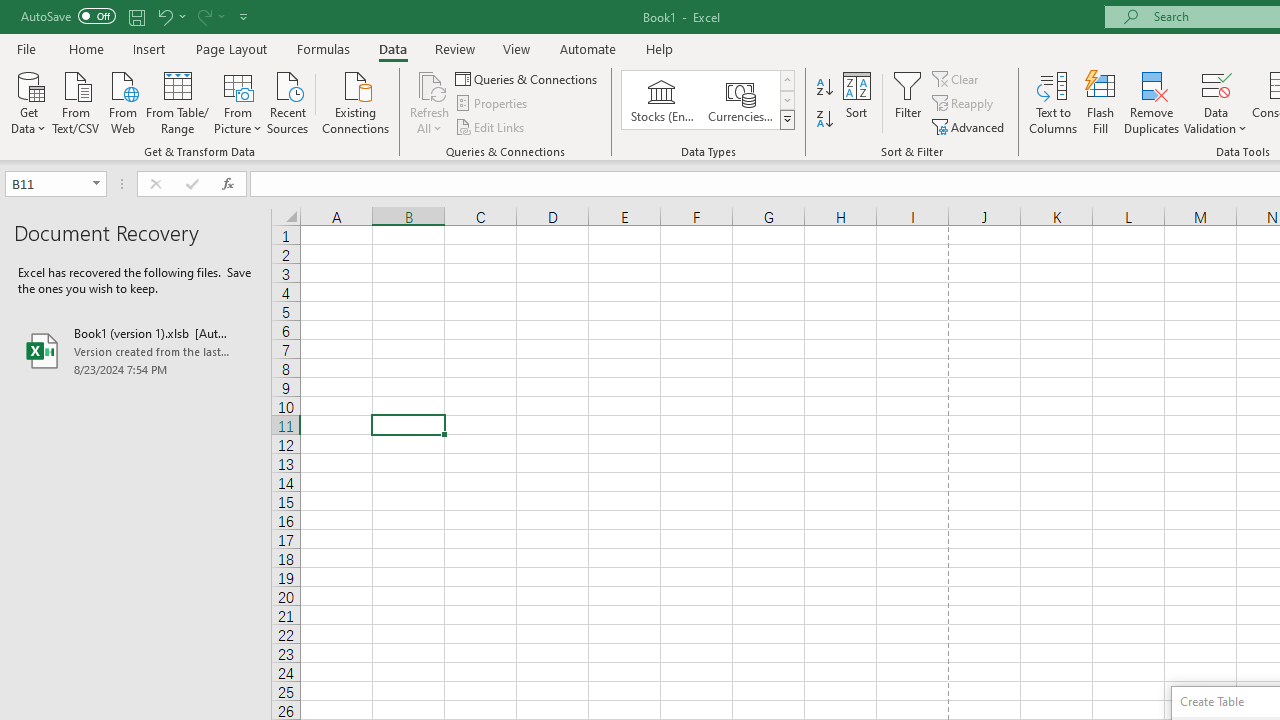  Describe the element at coordinates (786, 120) in the screenshot. I see `'Data Types'` at that location.